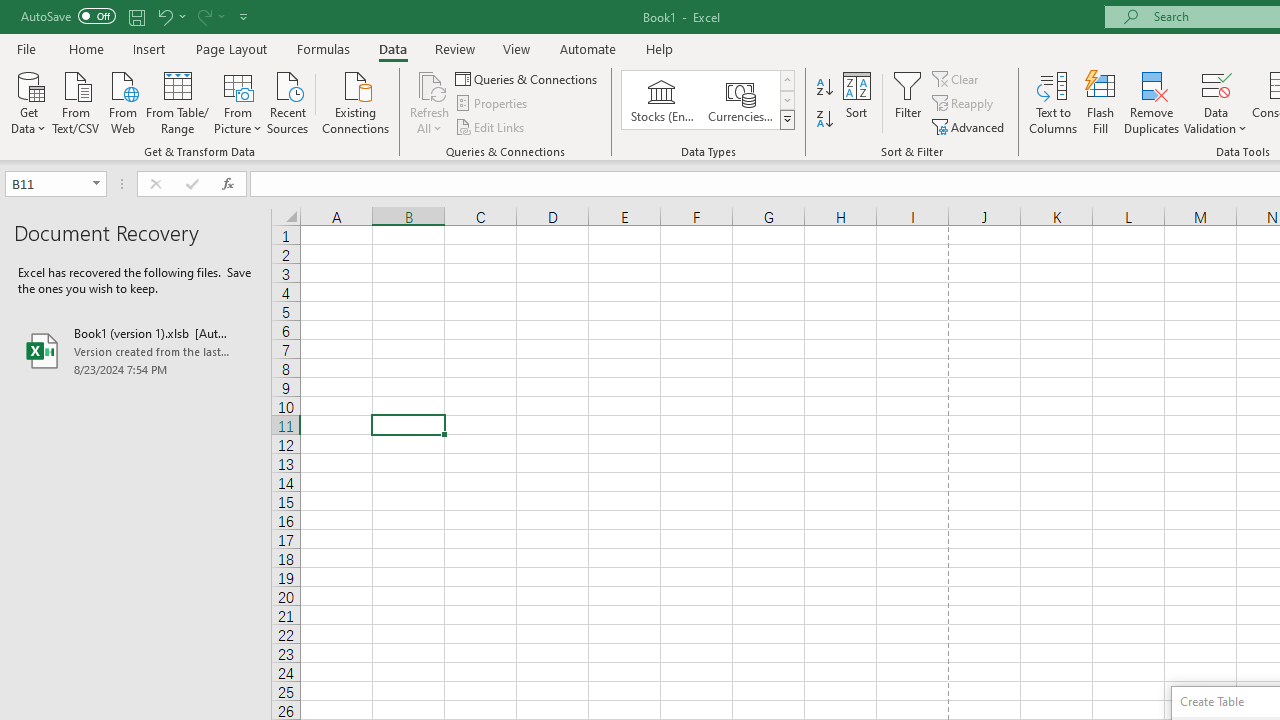  Describe the element at coordinates (786, 120) in the screenshot. I see `'Data Types'` at that location.